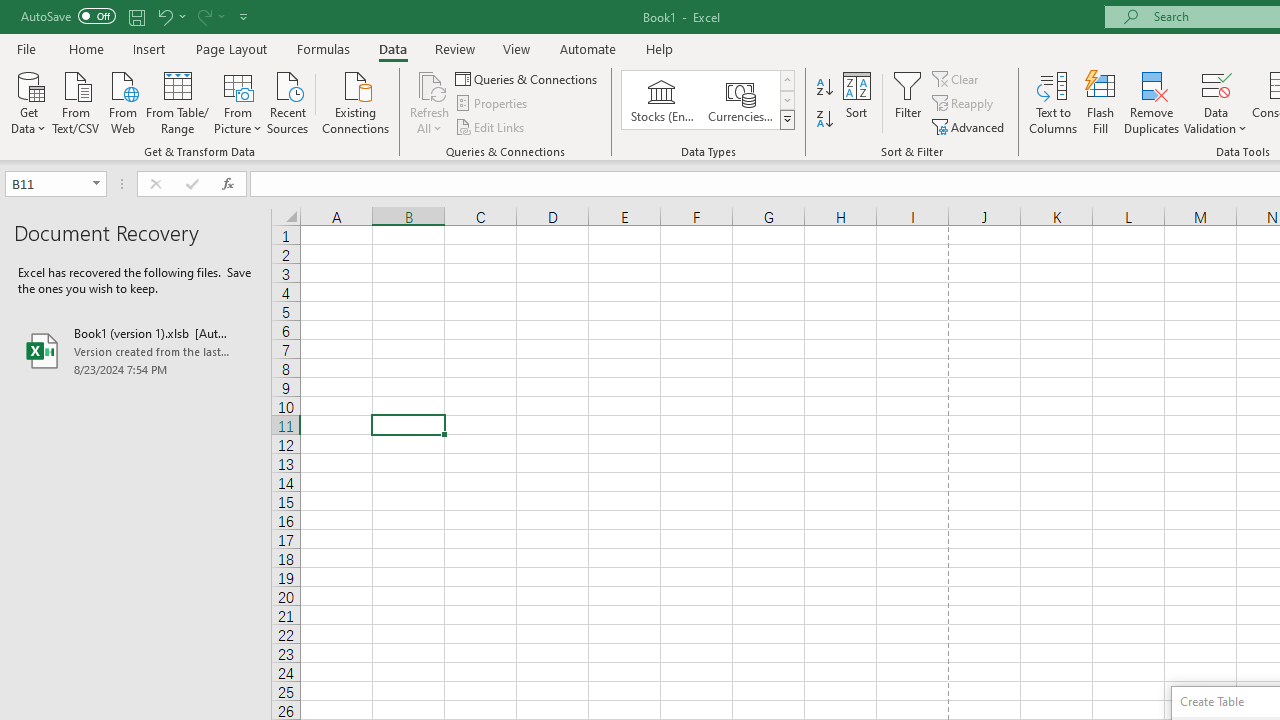  Describe the element at coordinates (786, 120) in the screenshot. I see `'Data Types'` at that location.